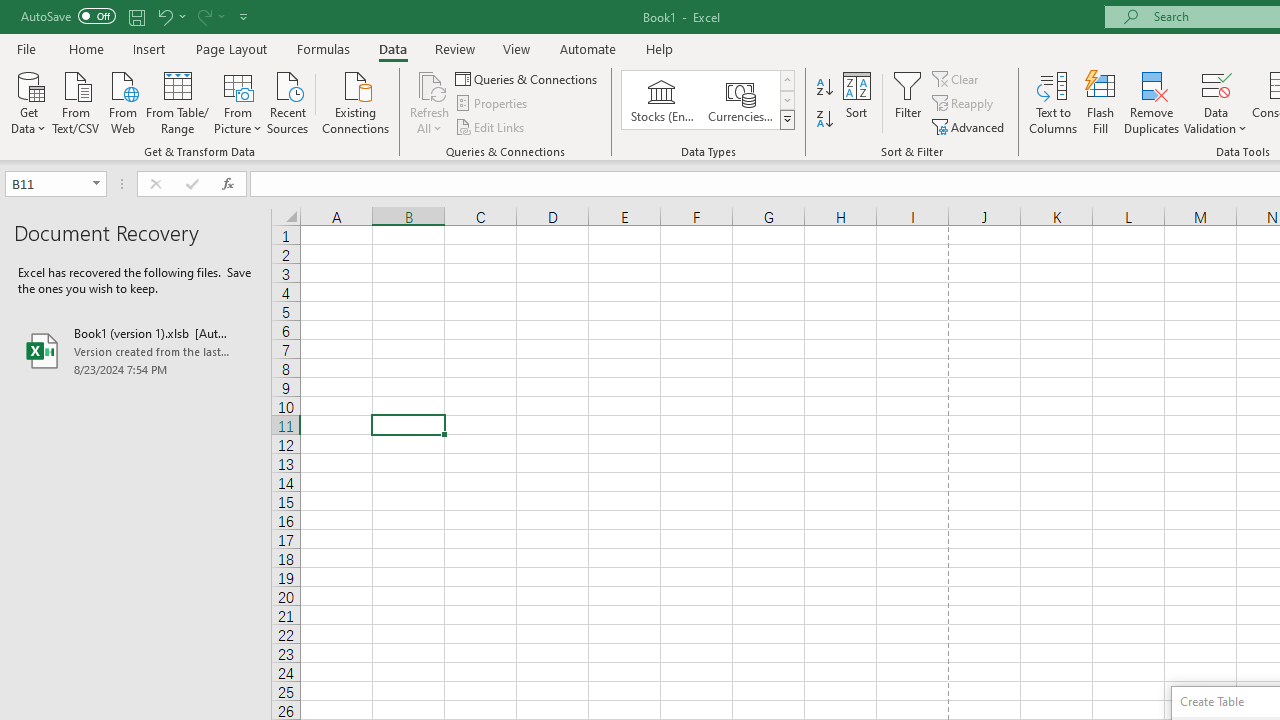  Describe the element at coordinates (786, 120) in the screenshot. I see `'Data Types'` at that location.